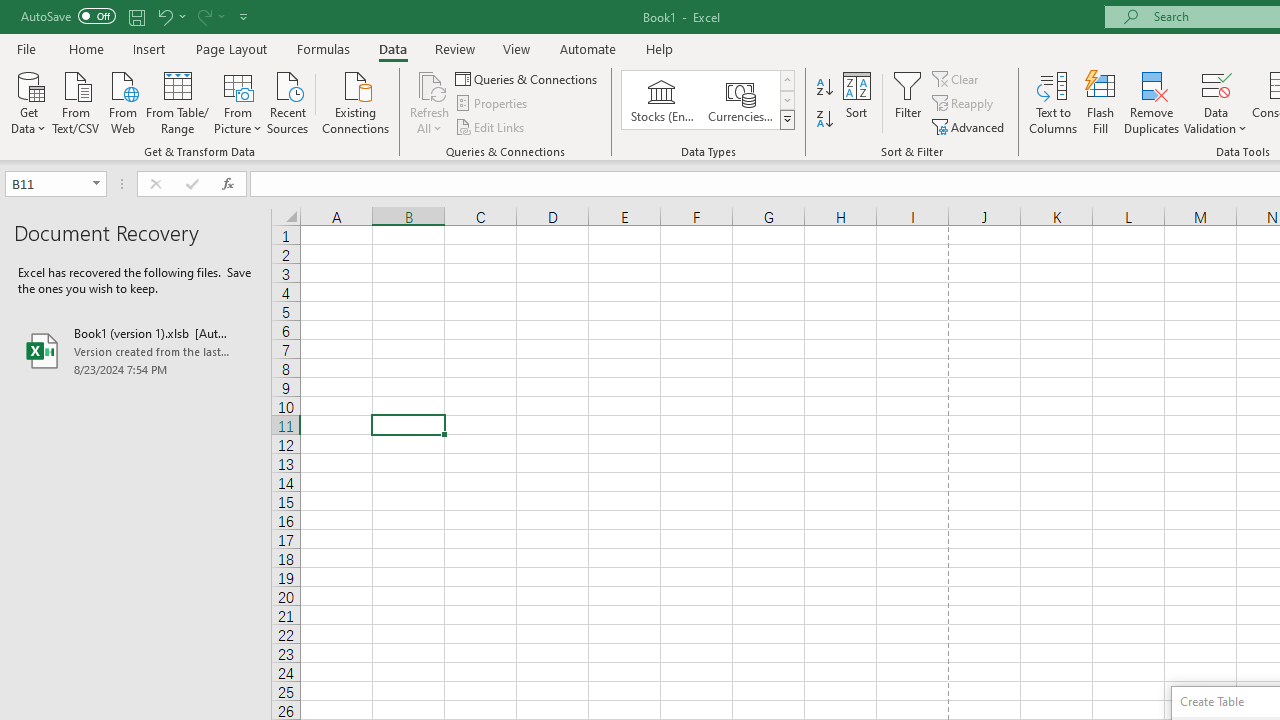  Describe the element at coordinates (786, 120) in the screenshot. I see `'Data Types'` at that location.